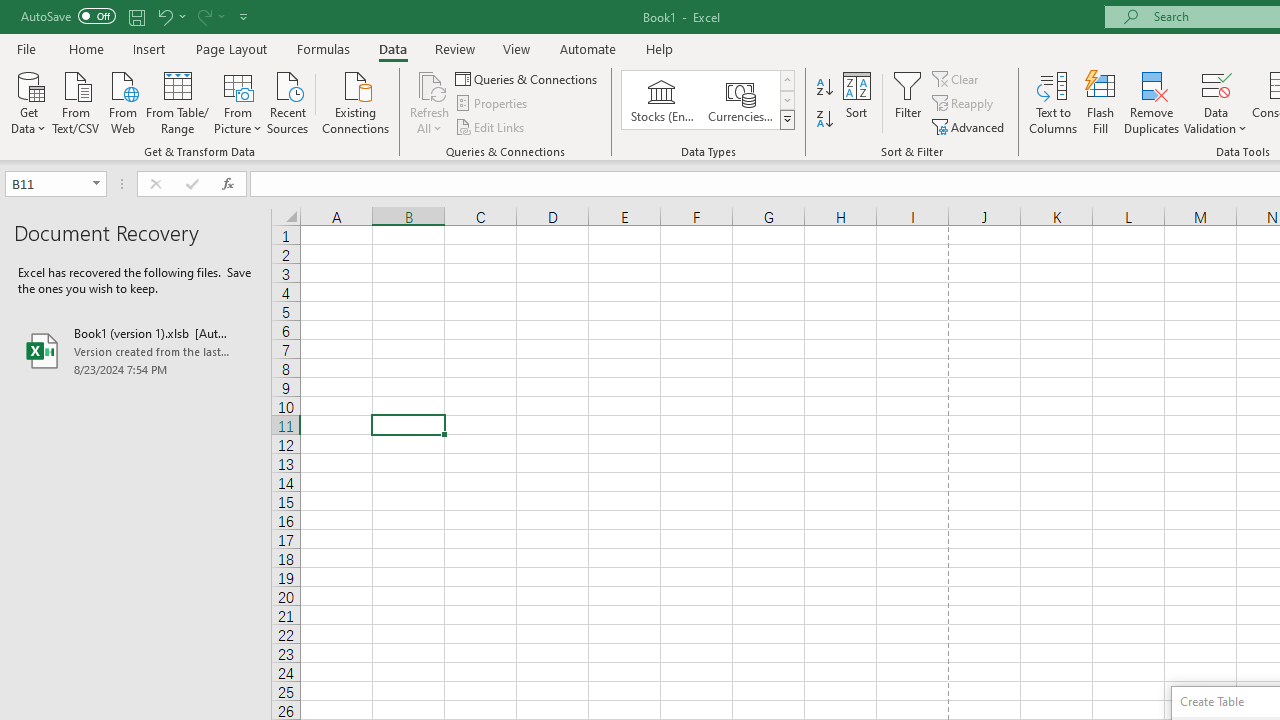  Describe the element at coordinates (786, 120) in the screenshot. I see `'Data Types'` at that location.